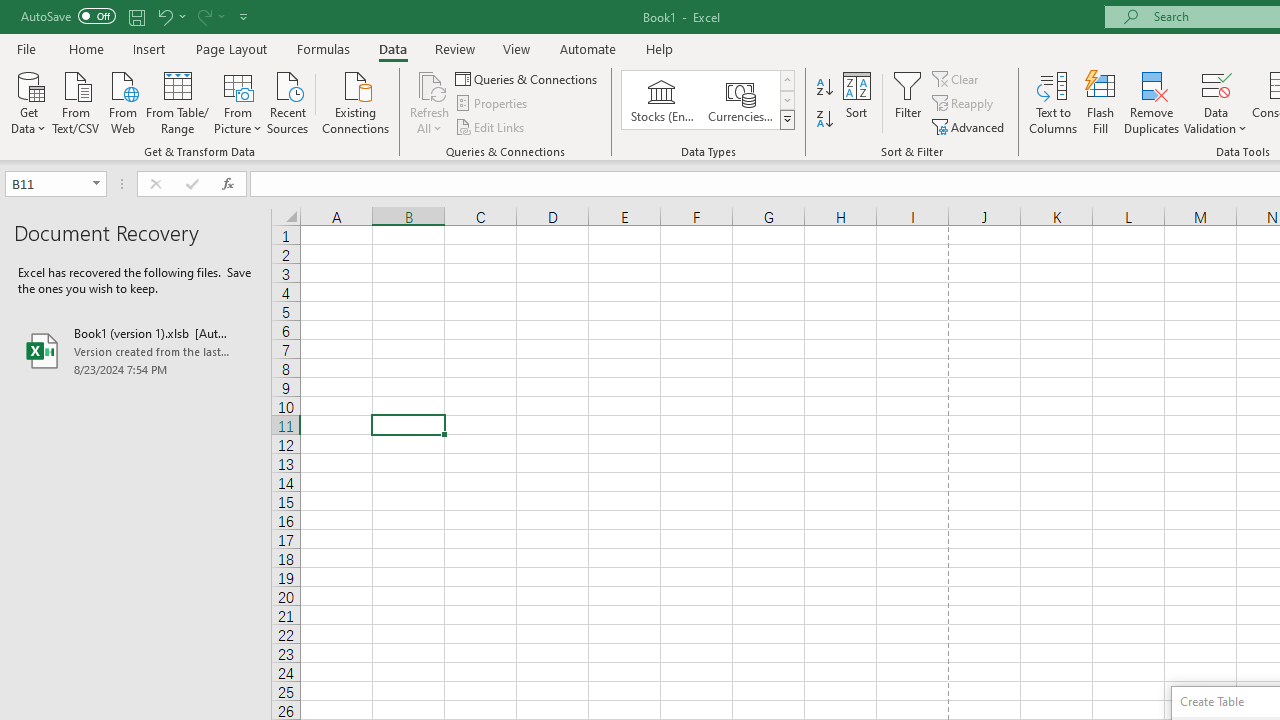  Describe the element at coordinates (786, 120) in the screenshot. I see `'Data Types'` at that location.